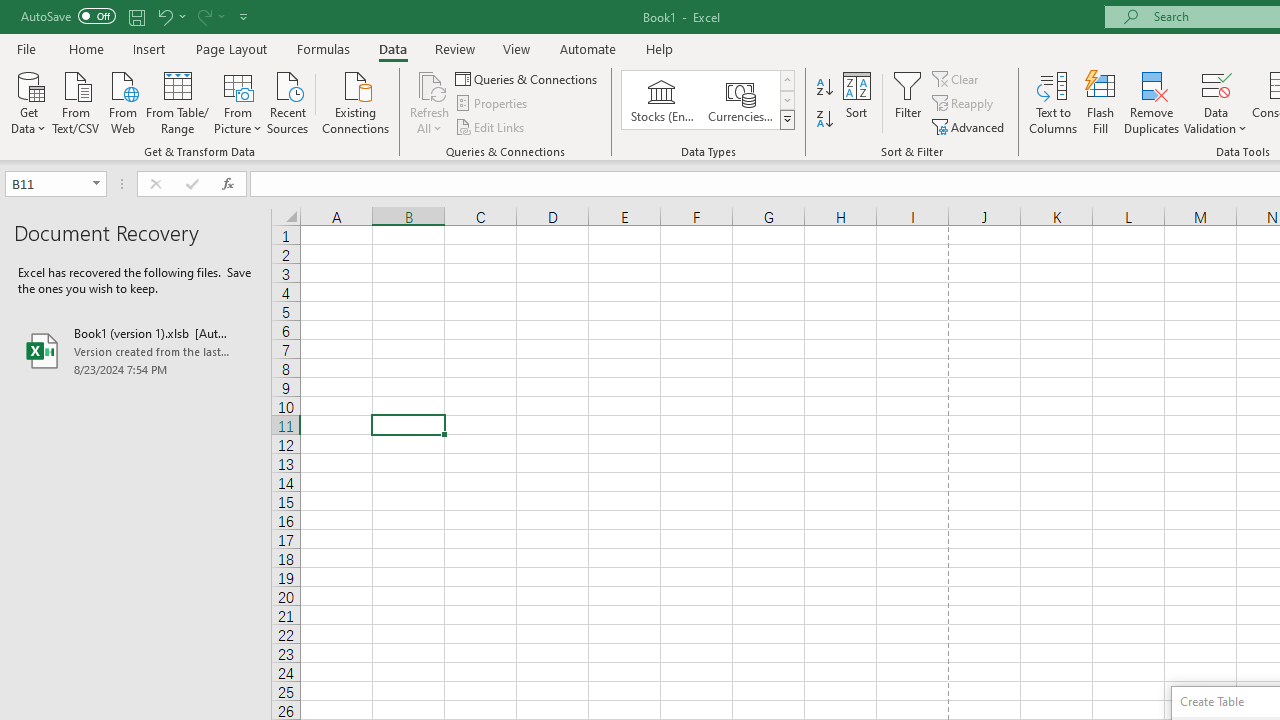  Describe the element at coordinates (786, 120) in the screenshot. I see `'Data Types'` at that location.